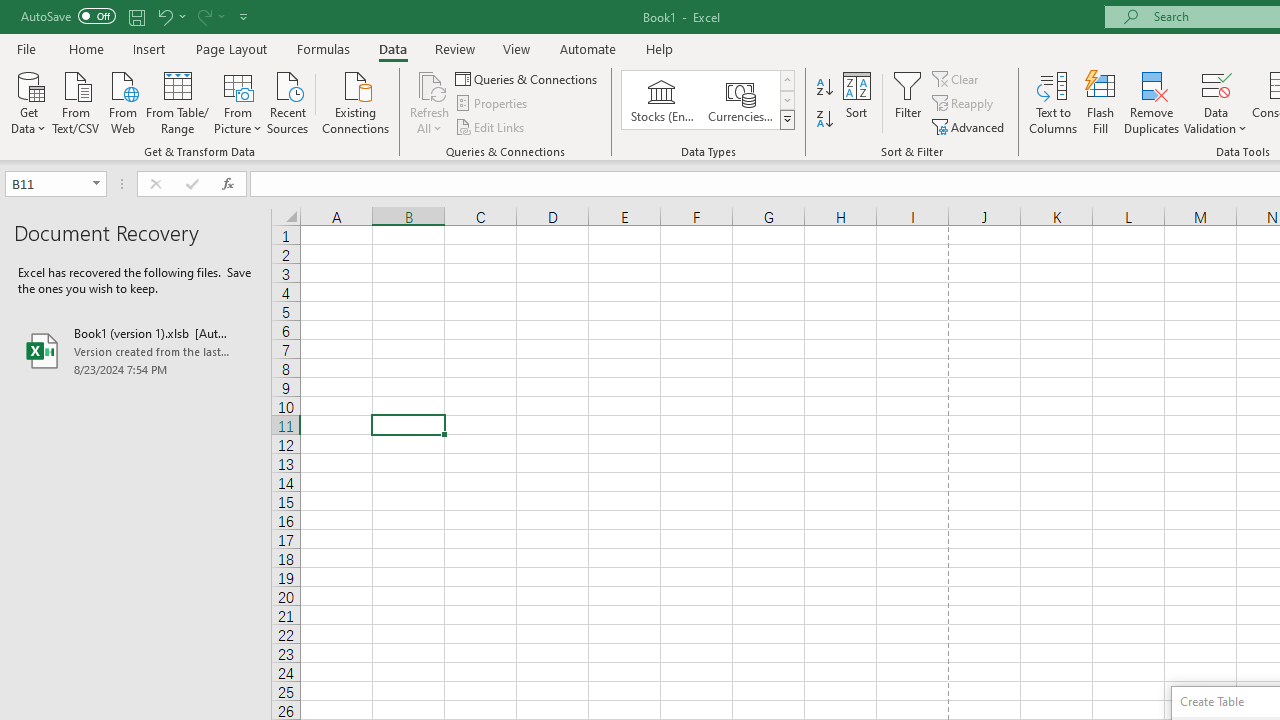  Describe the element at coordinates (786, 120) in the screenshot. I see `'Data Types'` at that location.